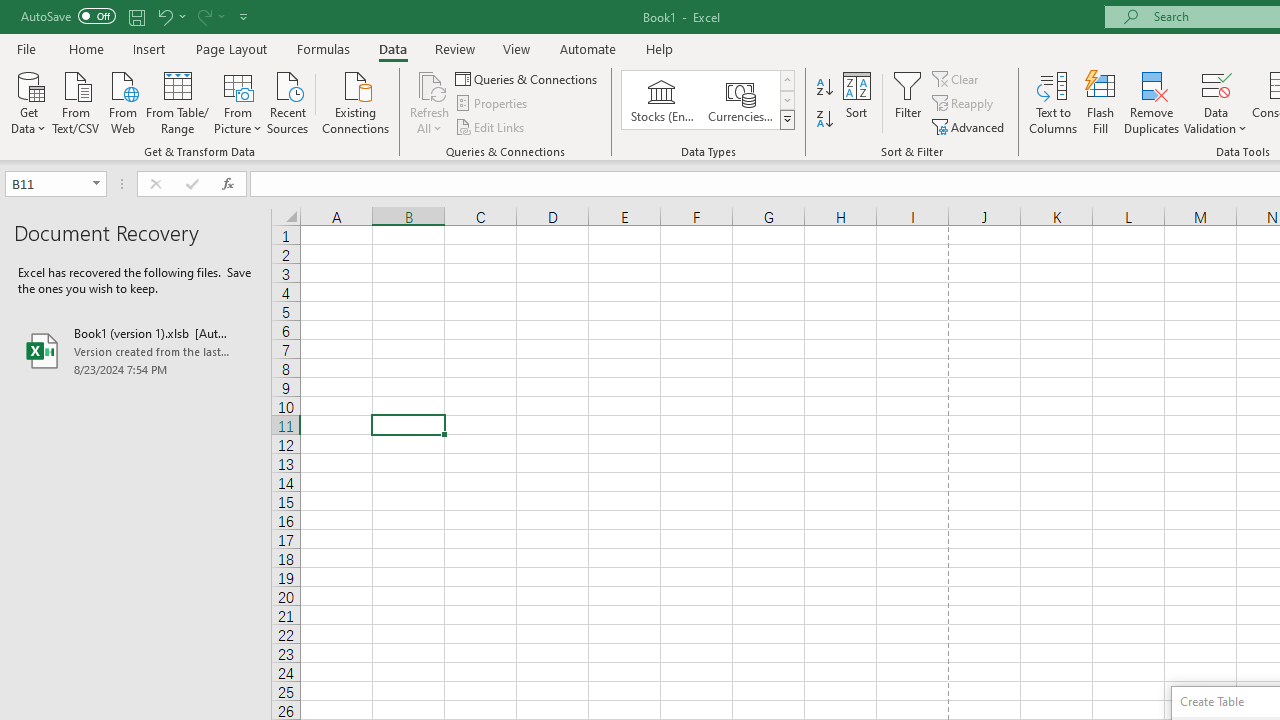  Describe the element at coordinates (786, 120) in the screenshot. I see `'Data Types'` at that location.